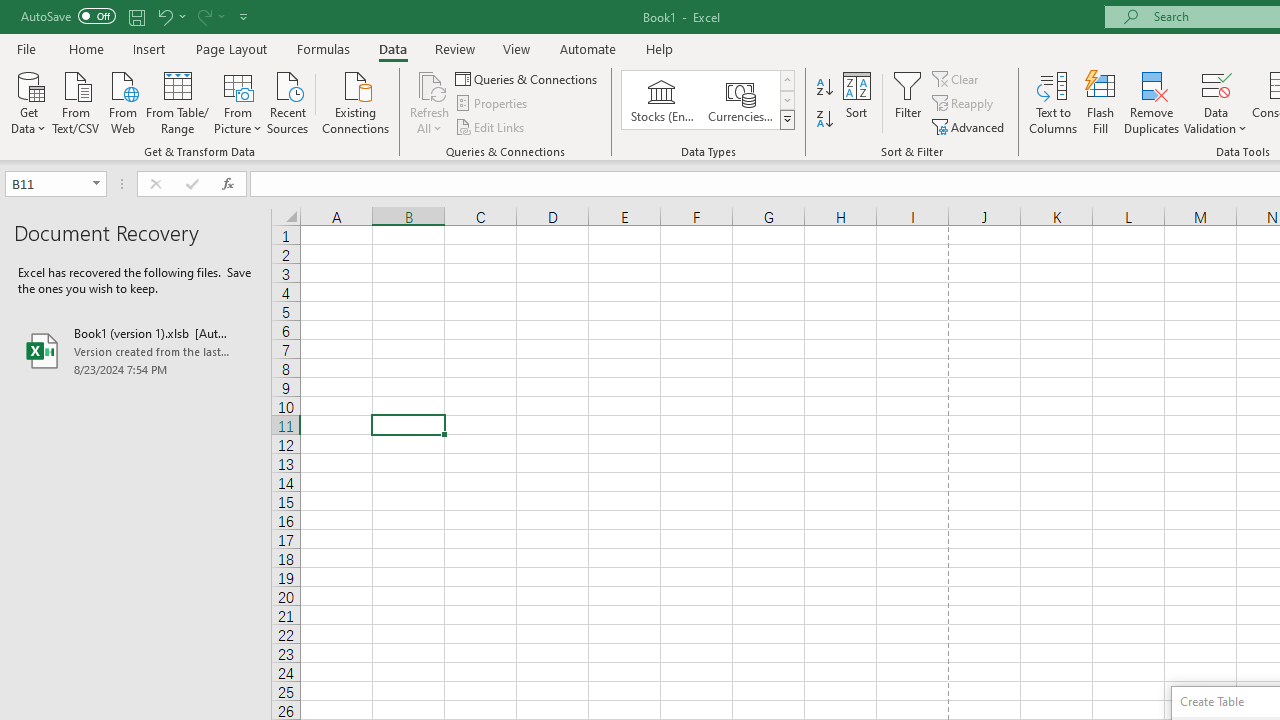  Describe the element at coordinates (786, 120) in the screenshot. I see `'Data Types'` at that location.